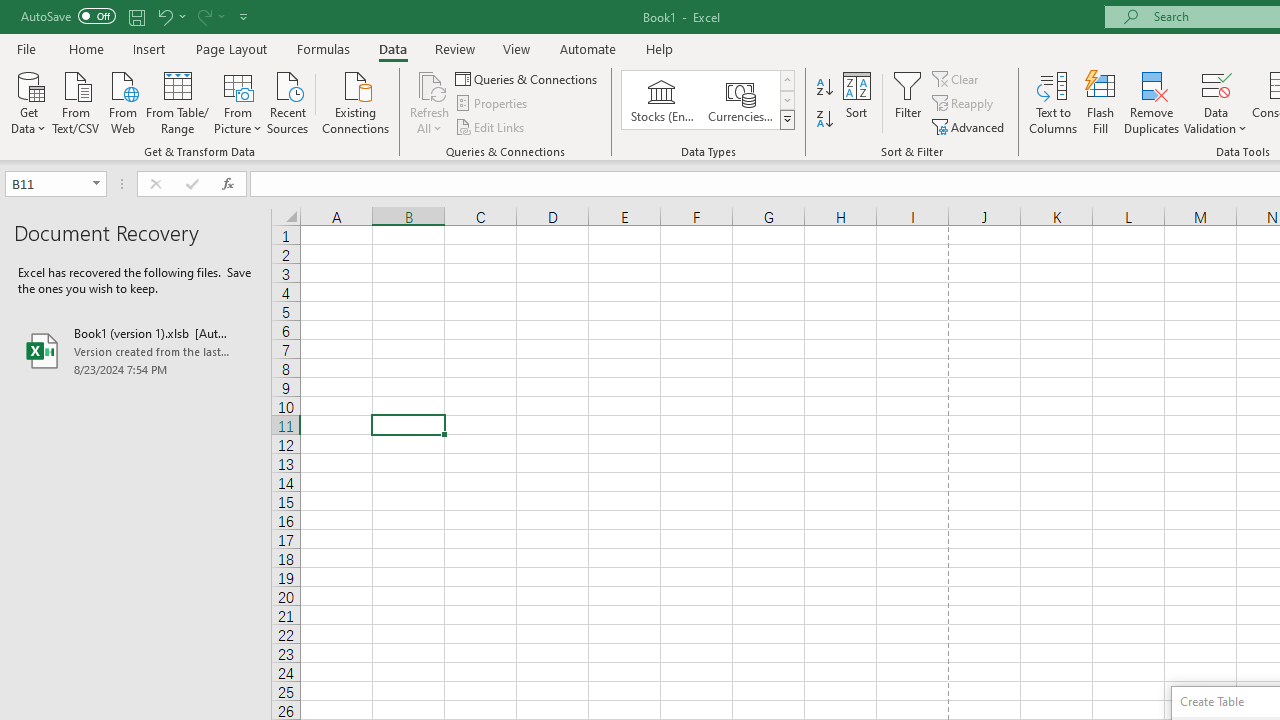  Describe the element at coordinates (786, 120) in the screenshot. I see `'Data Types'` at that location.